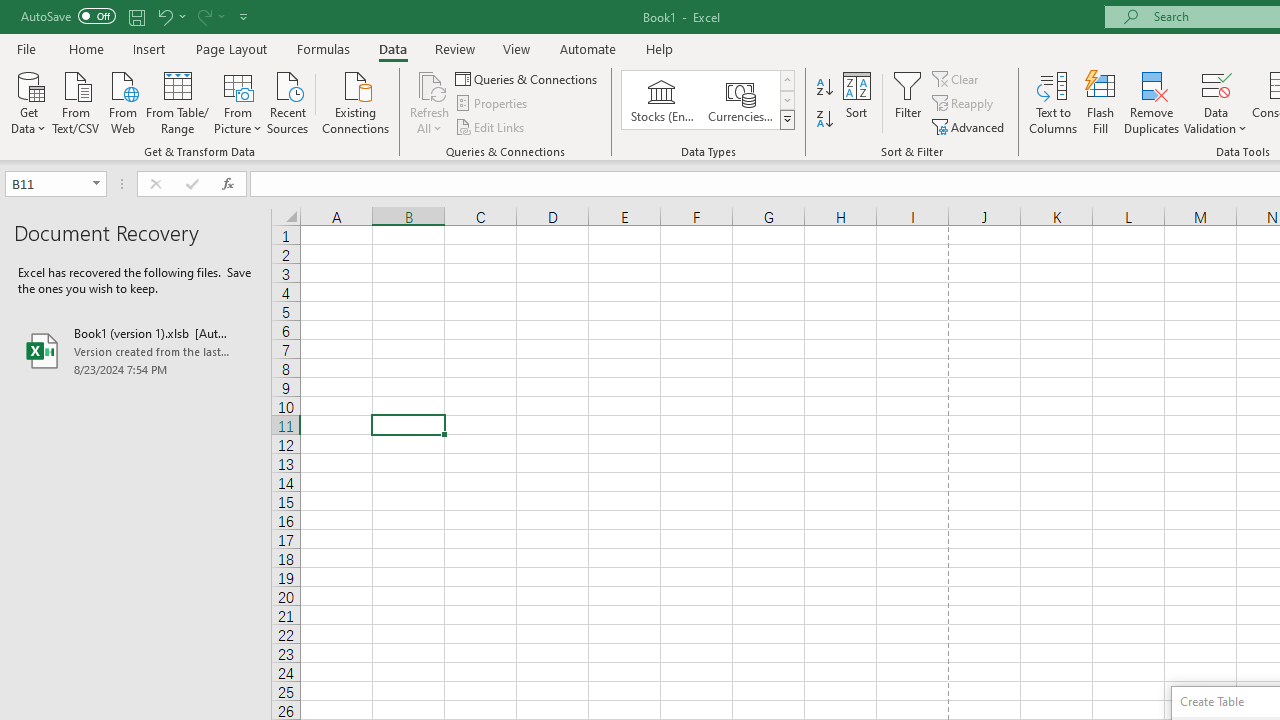  Describe the element at coordinates (786, 120) in the screenshot. I see `'Data Types'` at that location.